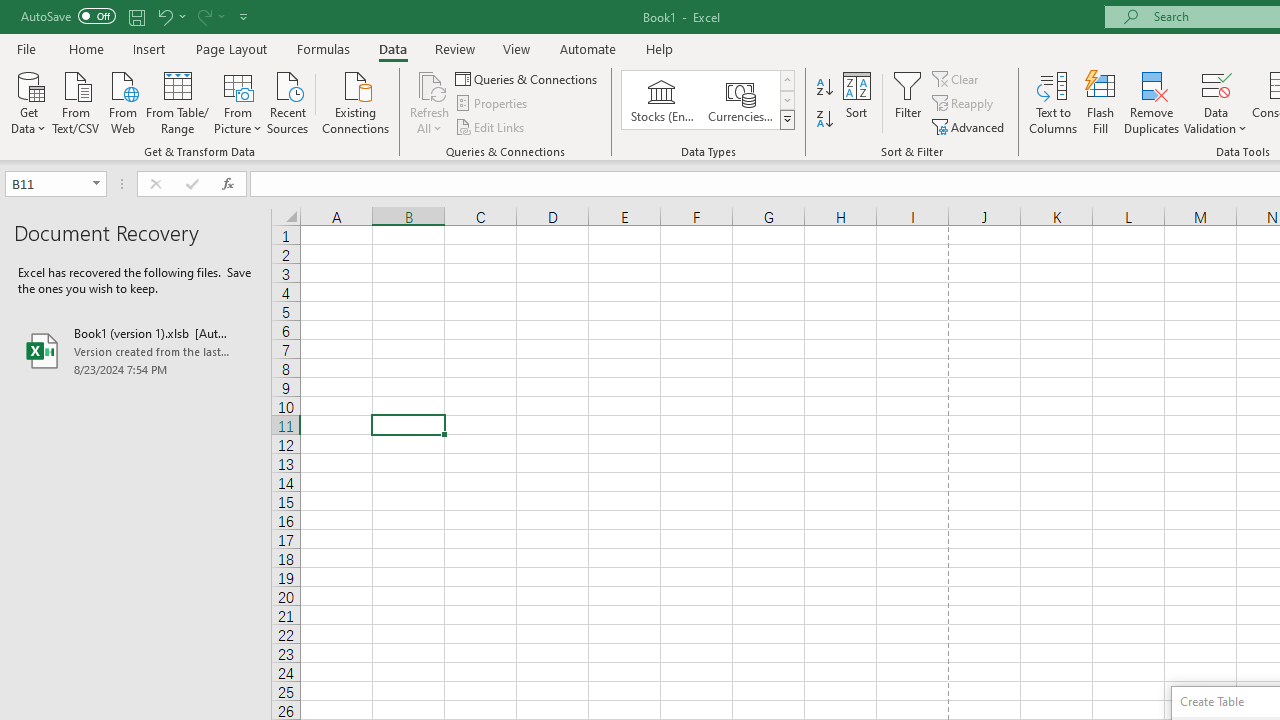  Describe the element at coordinates (786, 120) in the screenshot. I see `'Data Types'` at that location.